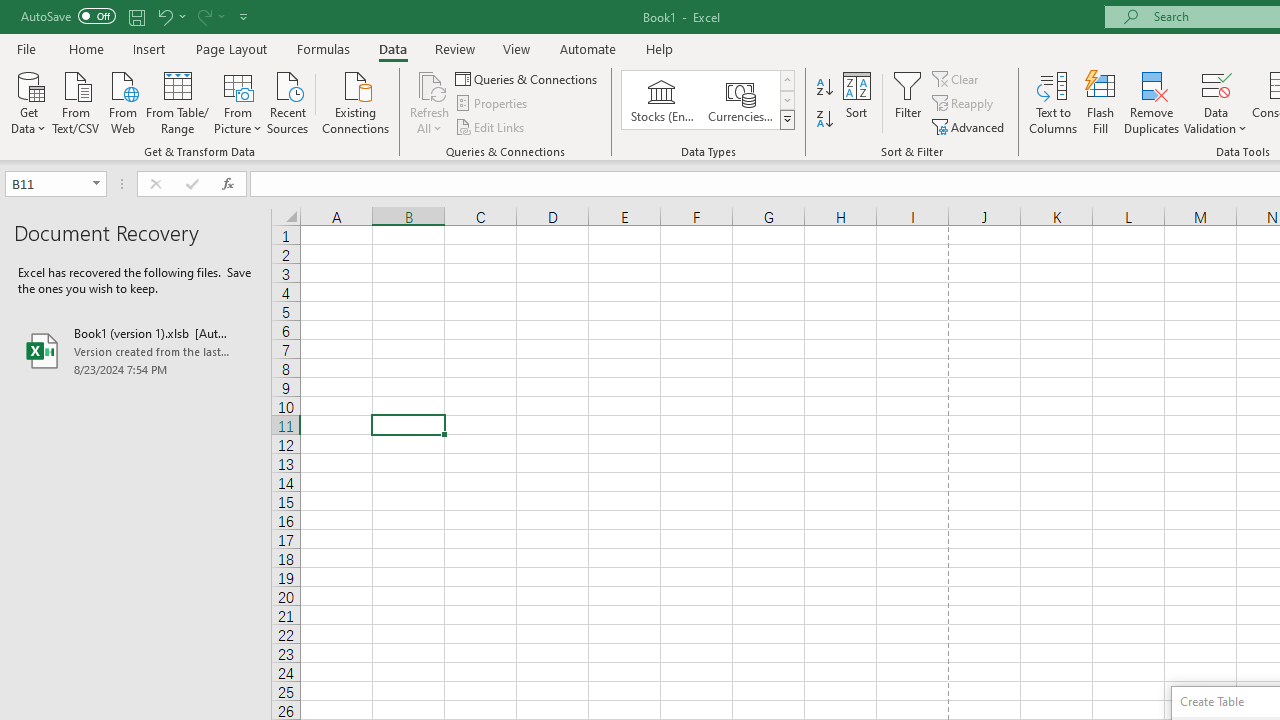  Describe the element at coordinates (786, 120) in the screenshot. I see `'Data Types'` at that location.